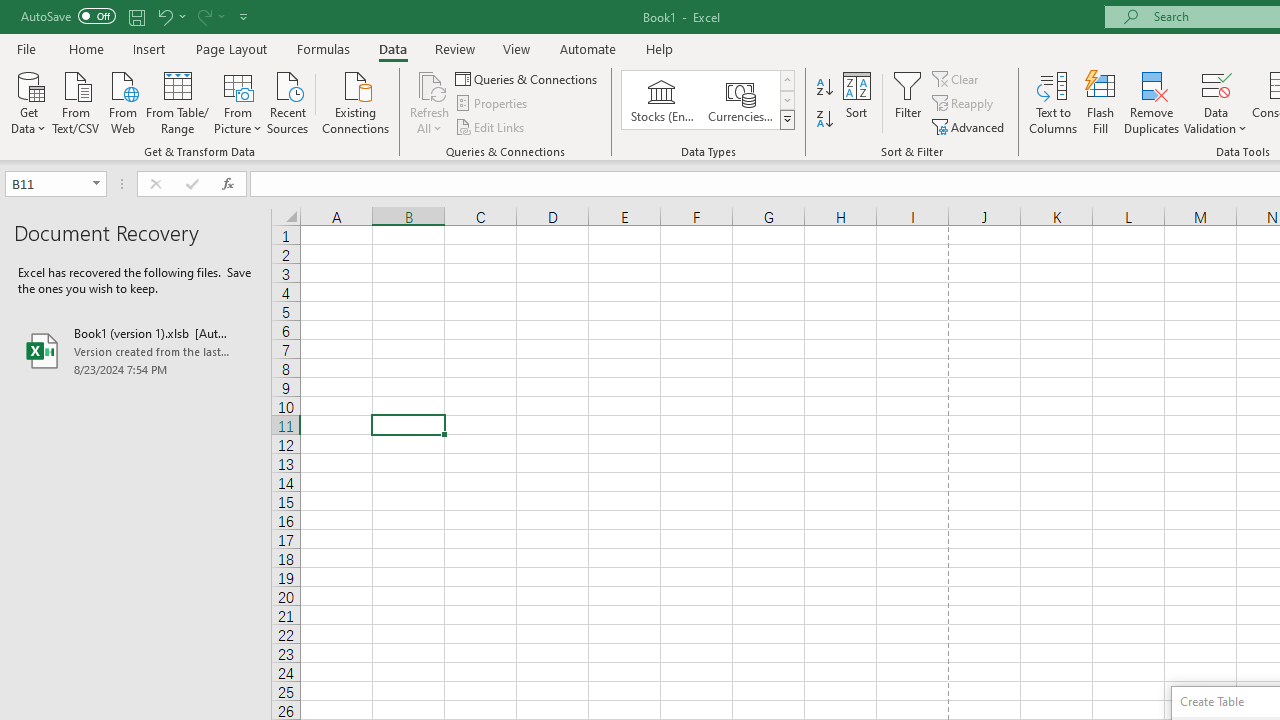  Describe the element at coordinates (786, 120) in the screenshot. I see `'Data Types'` at that location.